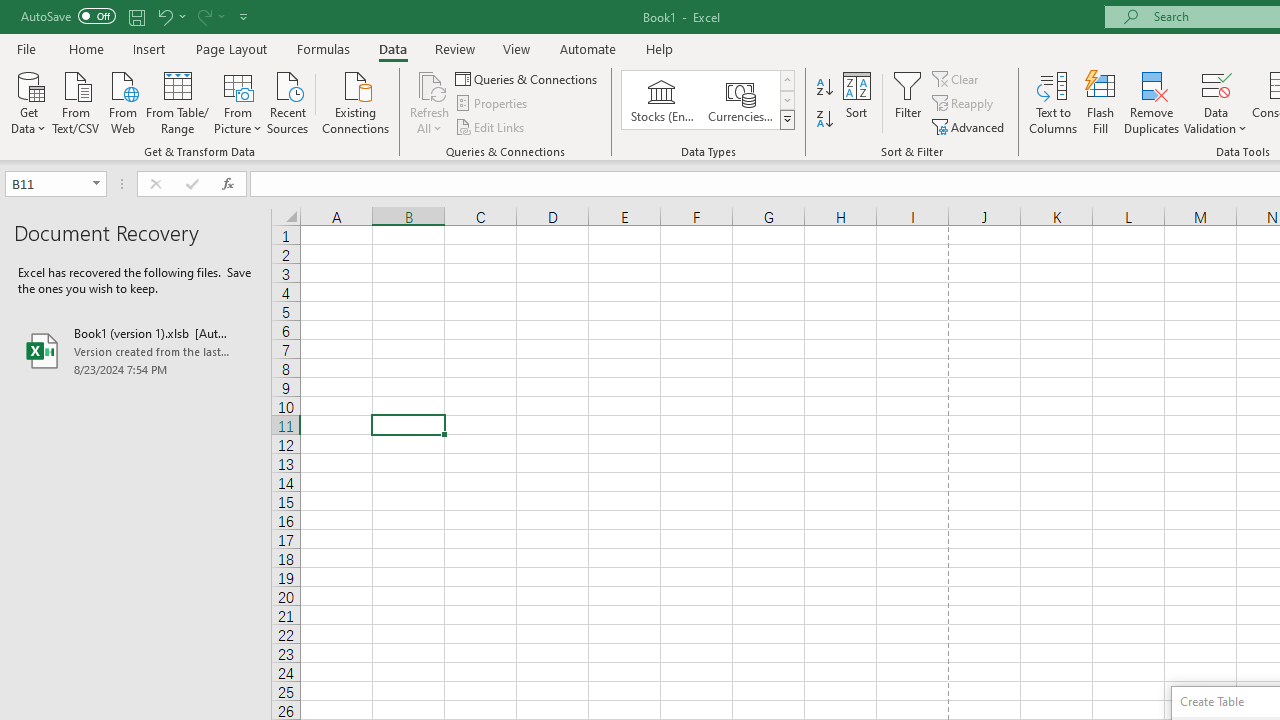  Describe the element at coordinates (786, 120) in the screenshot. I see `'Data Types'` at that location.